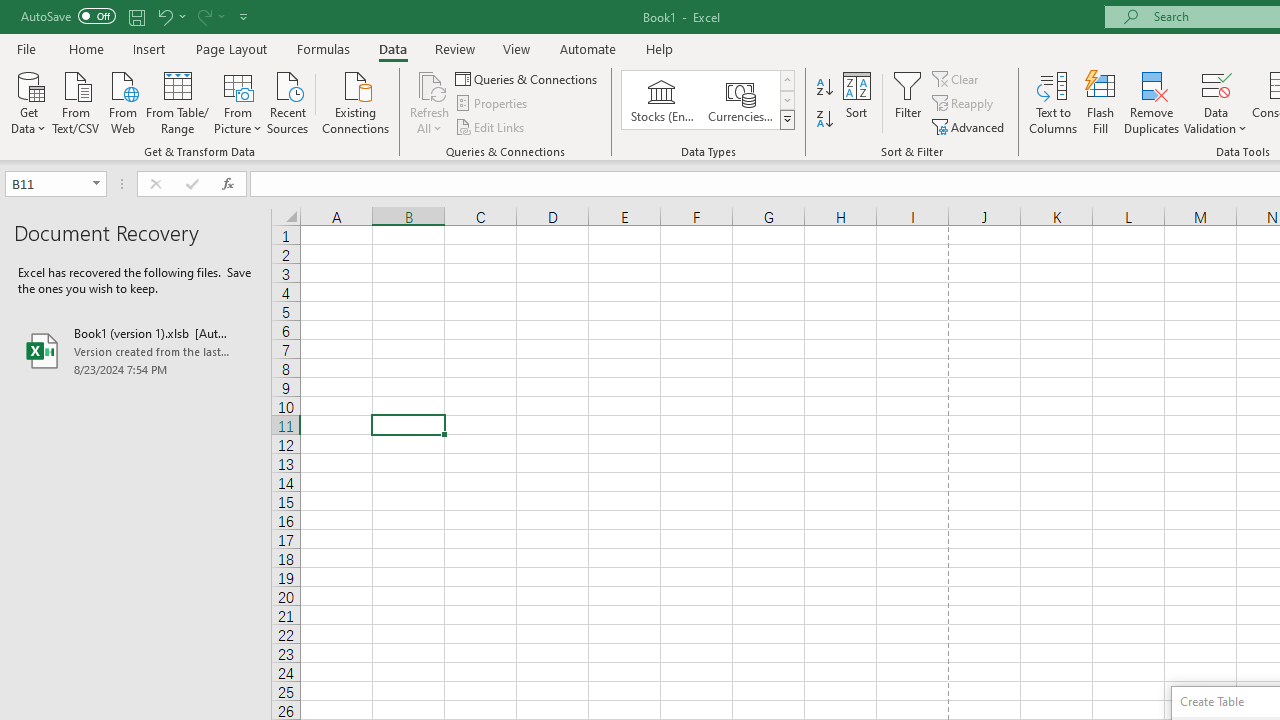  Describe the element at coordinates (786, 120) in the screenshot. I see `'Data Types'` at that location.